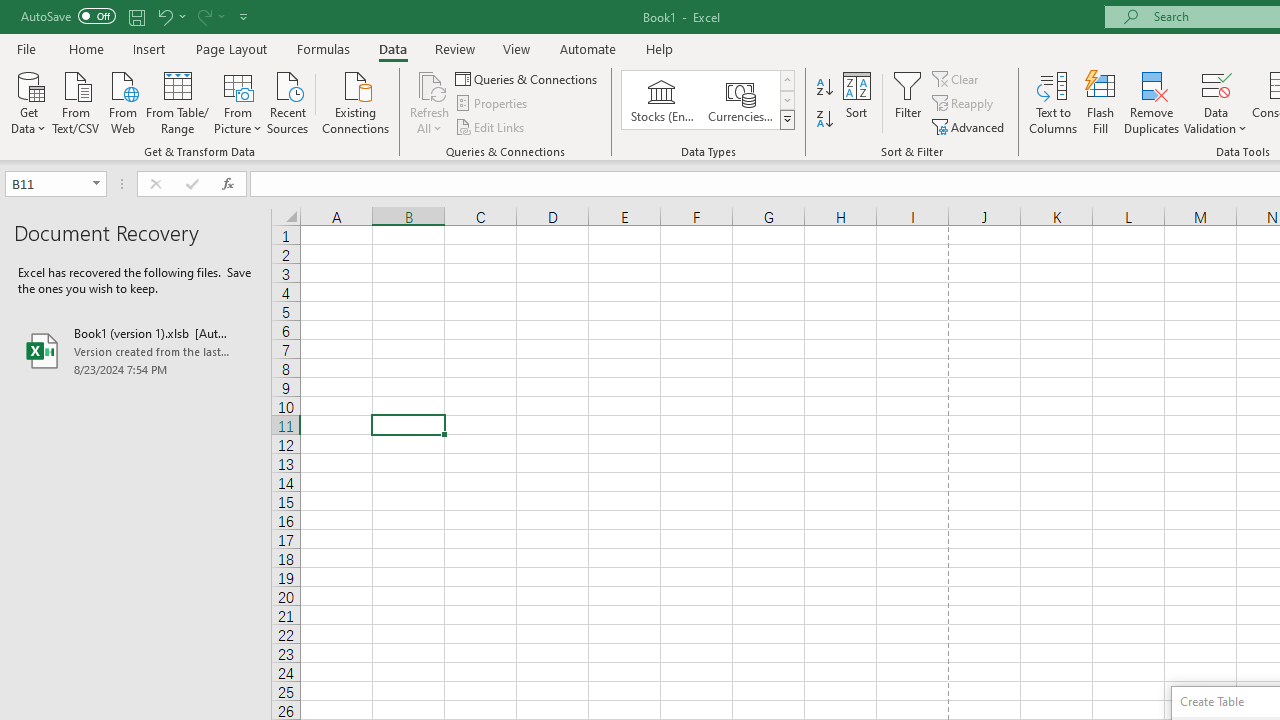  Describe the element at coordinates (786, 120) in the screenshot. I see `'Data Types'` at that location.